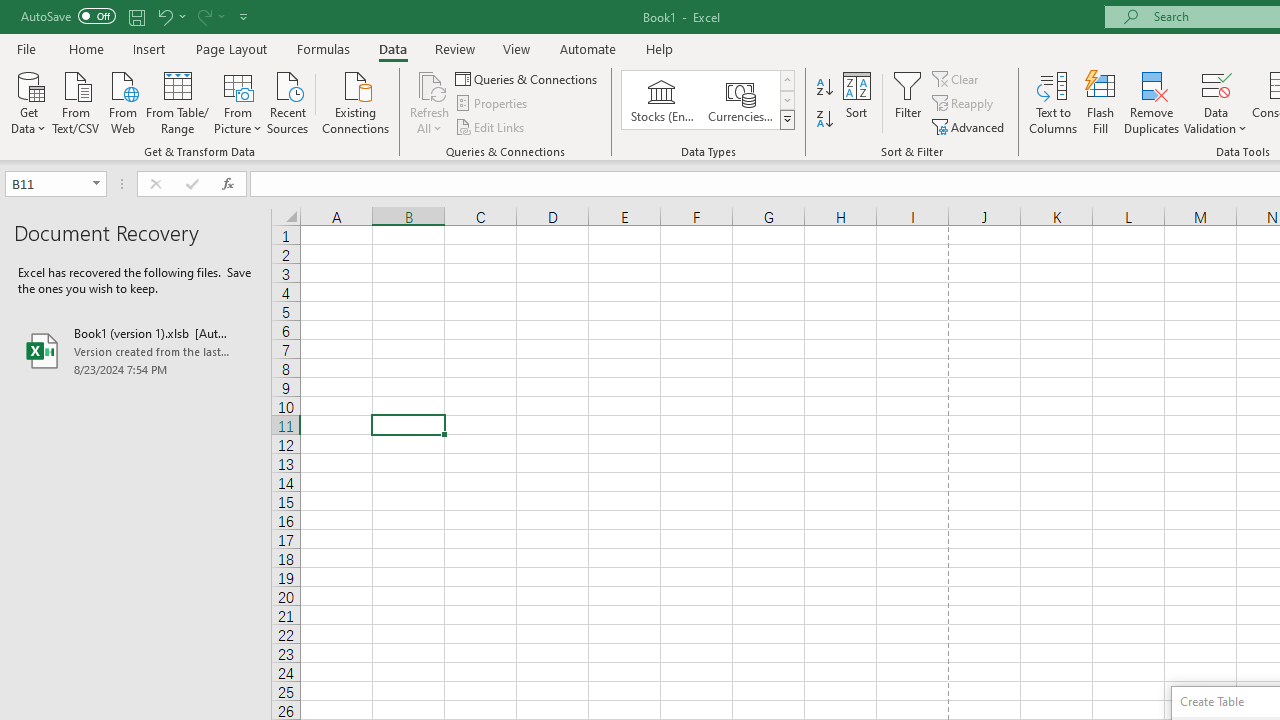  Describe the element at coordinates (786, 120) in the screenshot. I see `'Data Types'` at that location.